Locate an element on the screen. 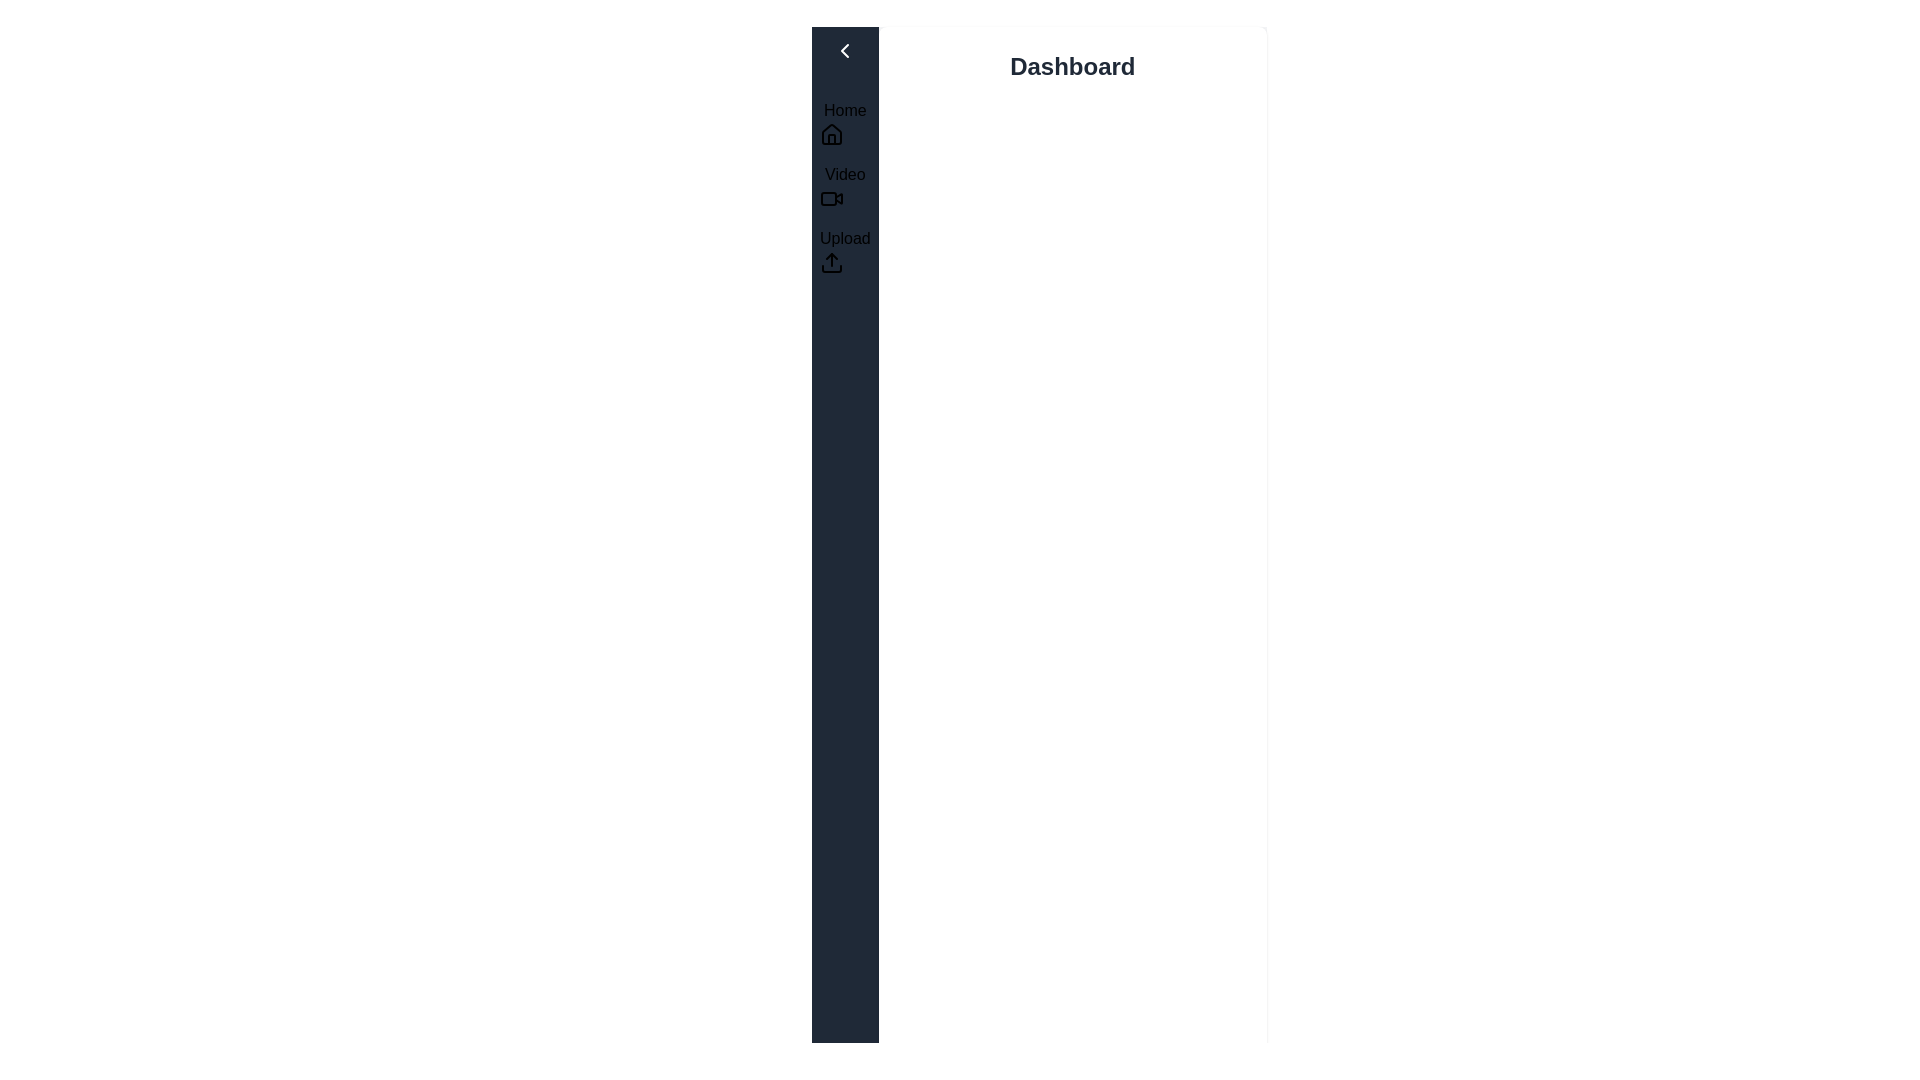  the visual representation of the recording indicator within the video camera icon, located in the middle section of the vertical navigation bar is located at coordinates (839, 197).